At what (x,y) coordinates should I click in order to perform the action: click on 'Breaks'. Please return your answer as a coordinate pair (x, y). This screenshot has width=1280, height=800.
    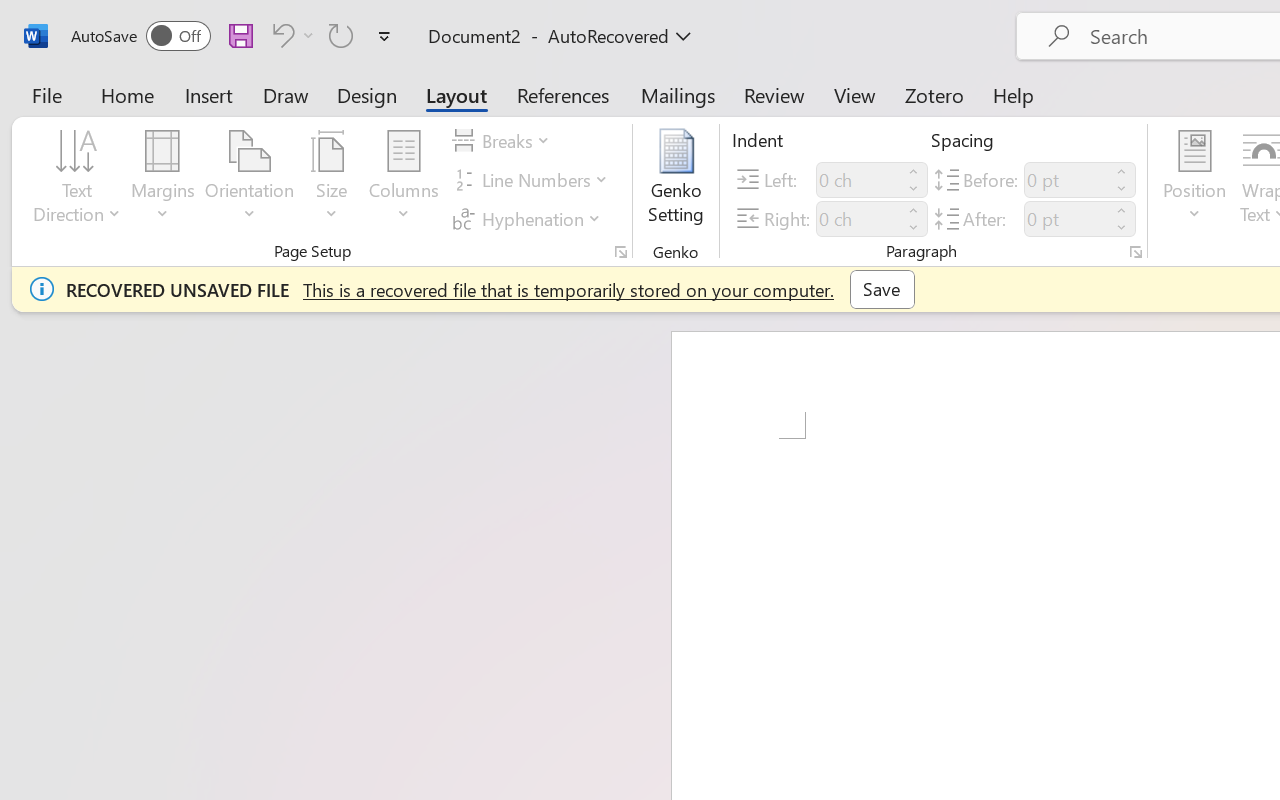
    Looking at the image, I should click on (504, 141).